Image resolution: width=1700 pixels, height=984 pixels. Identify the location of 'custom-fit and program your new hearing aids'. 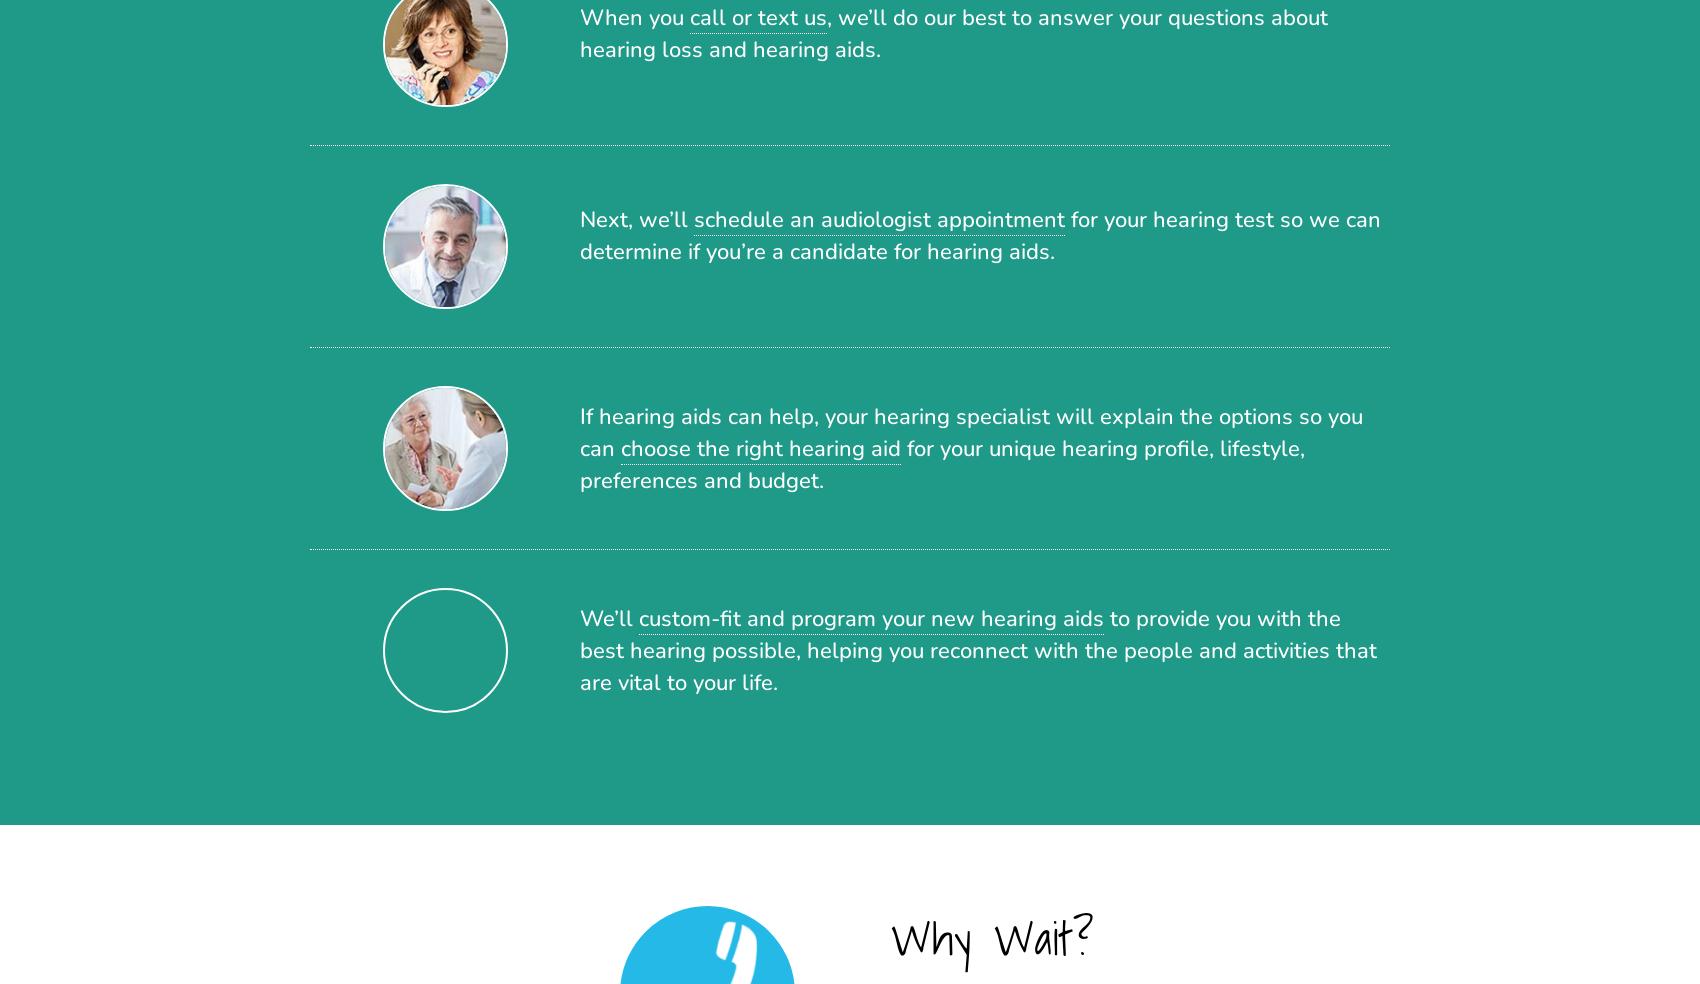
(871, 617).